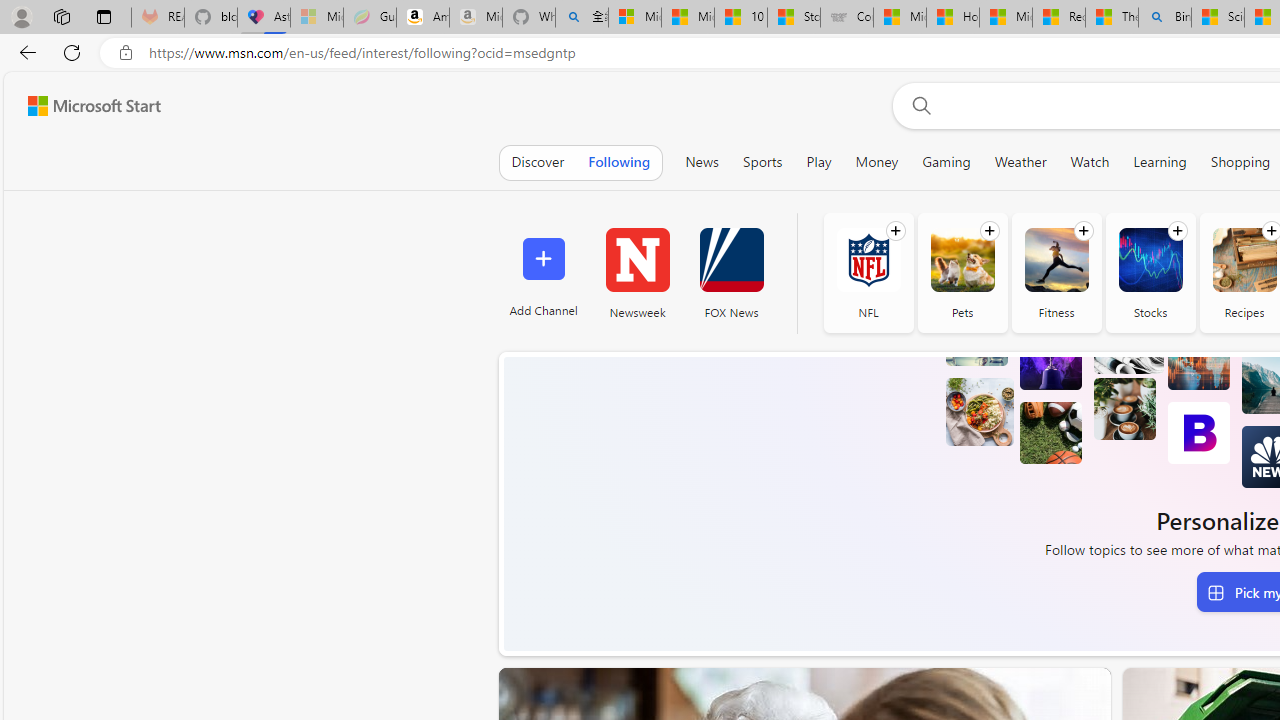 The height and width of the screenshot is (720, 1280). I want to click on 'Sports', so click(761, 161).